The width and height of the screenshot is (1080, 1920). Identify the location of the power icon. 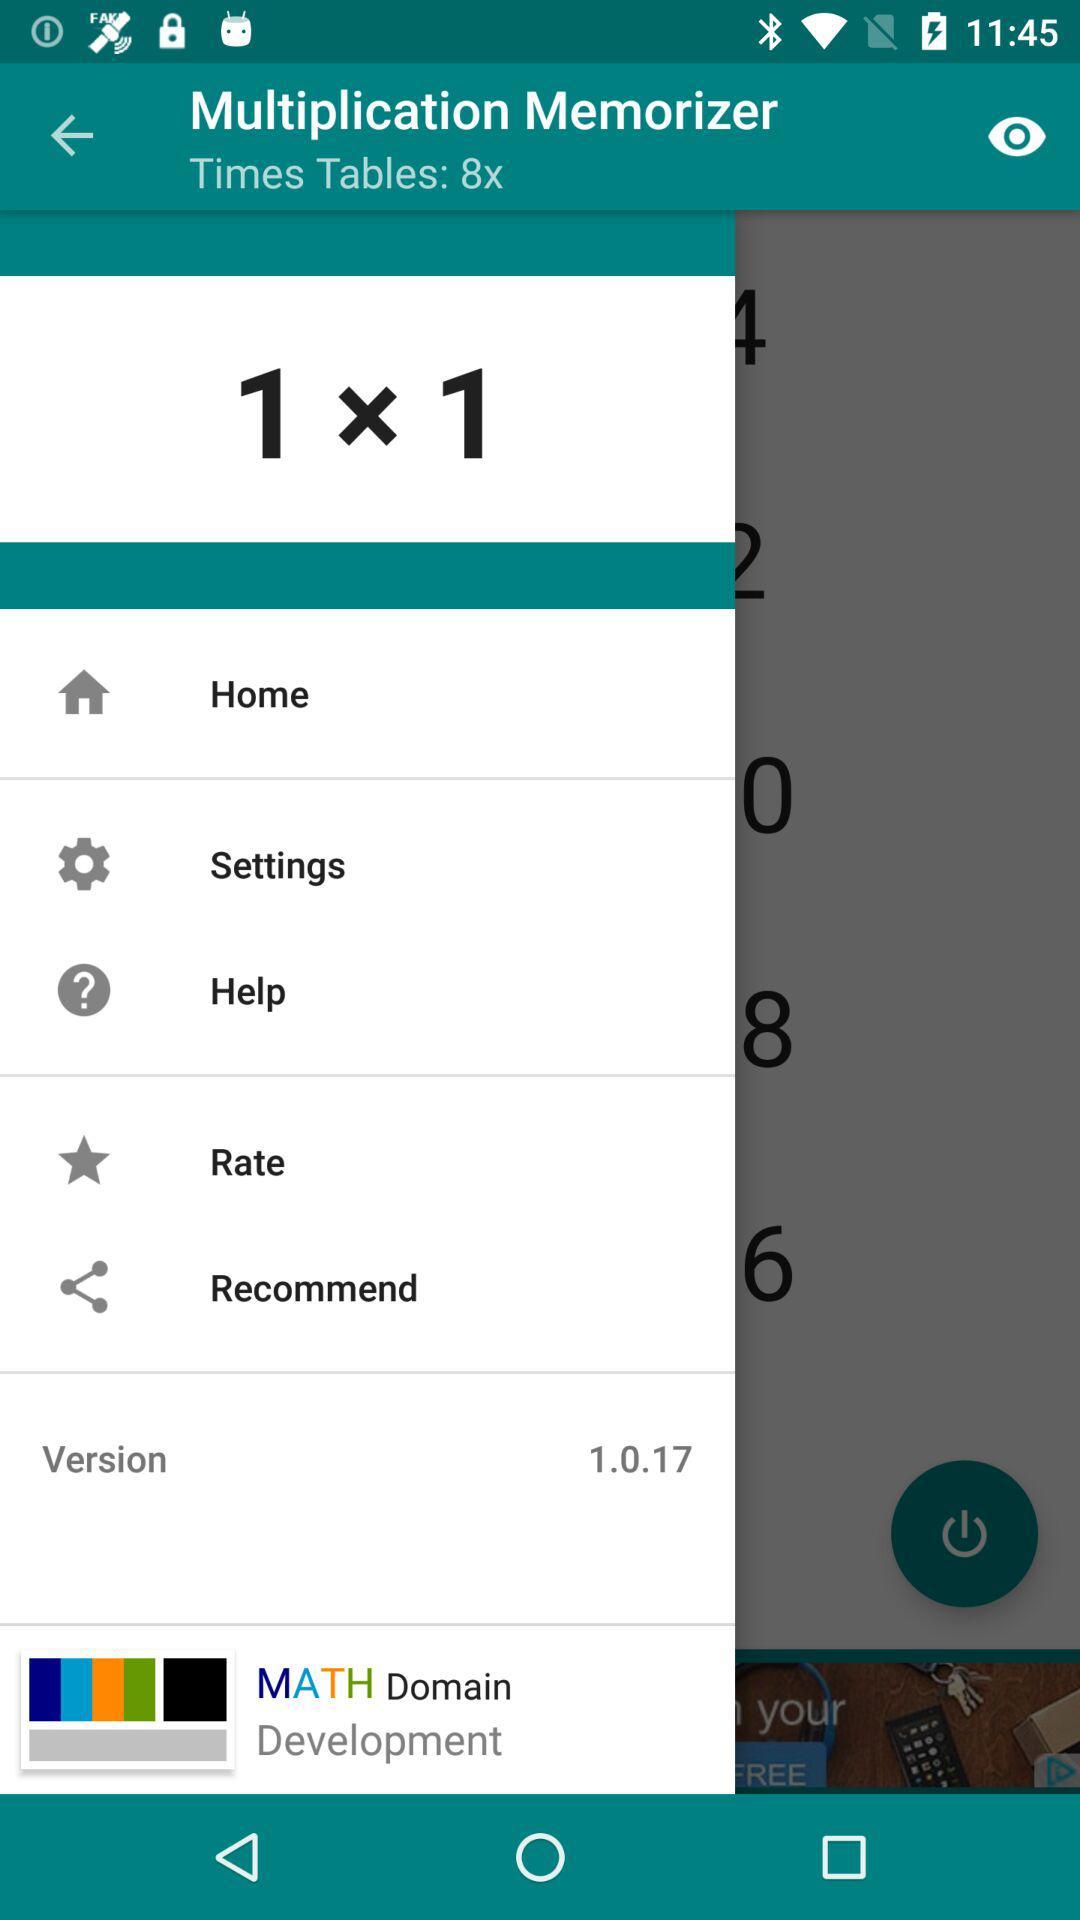
(963, 1532).